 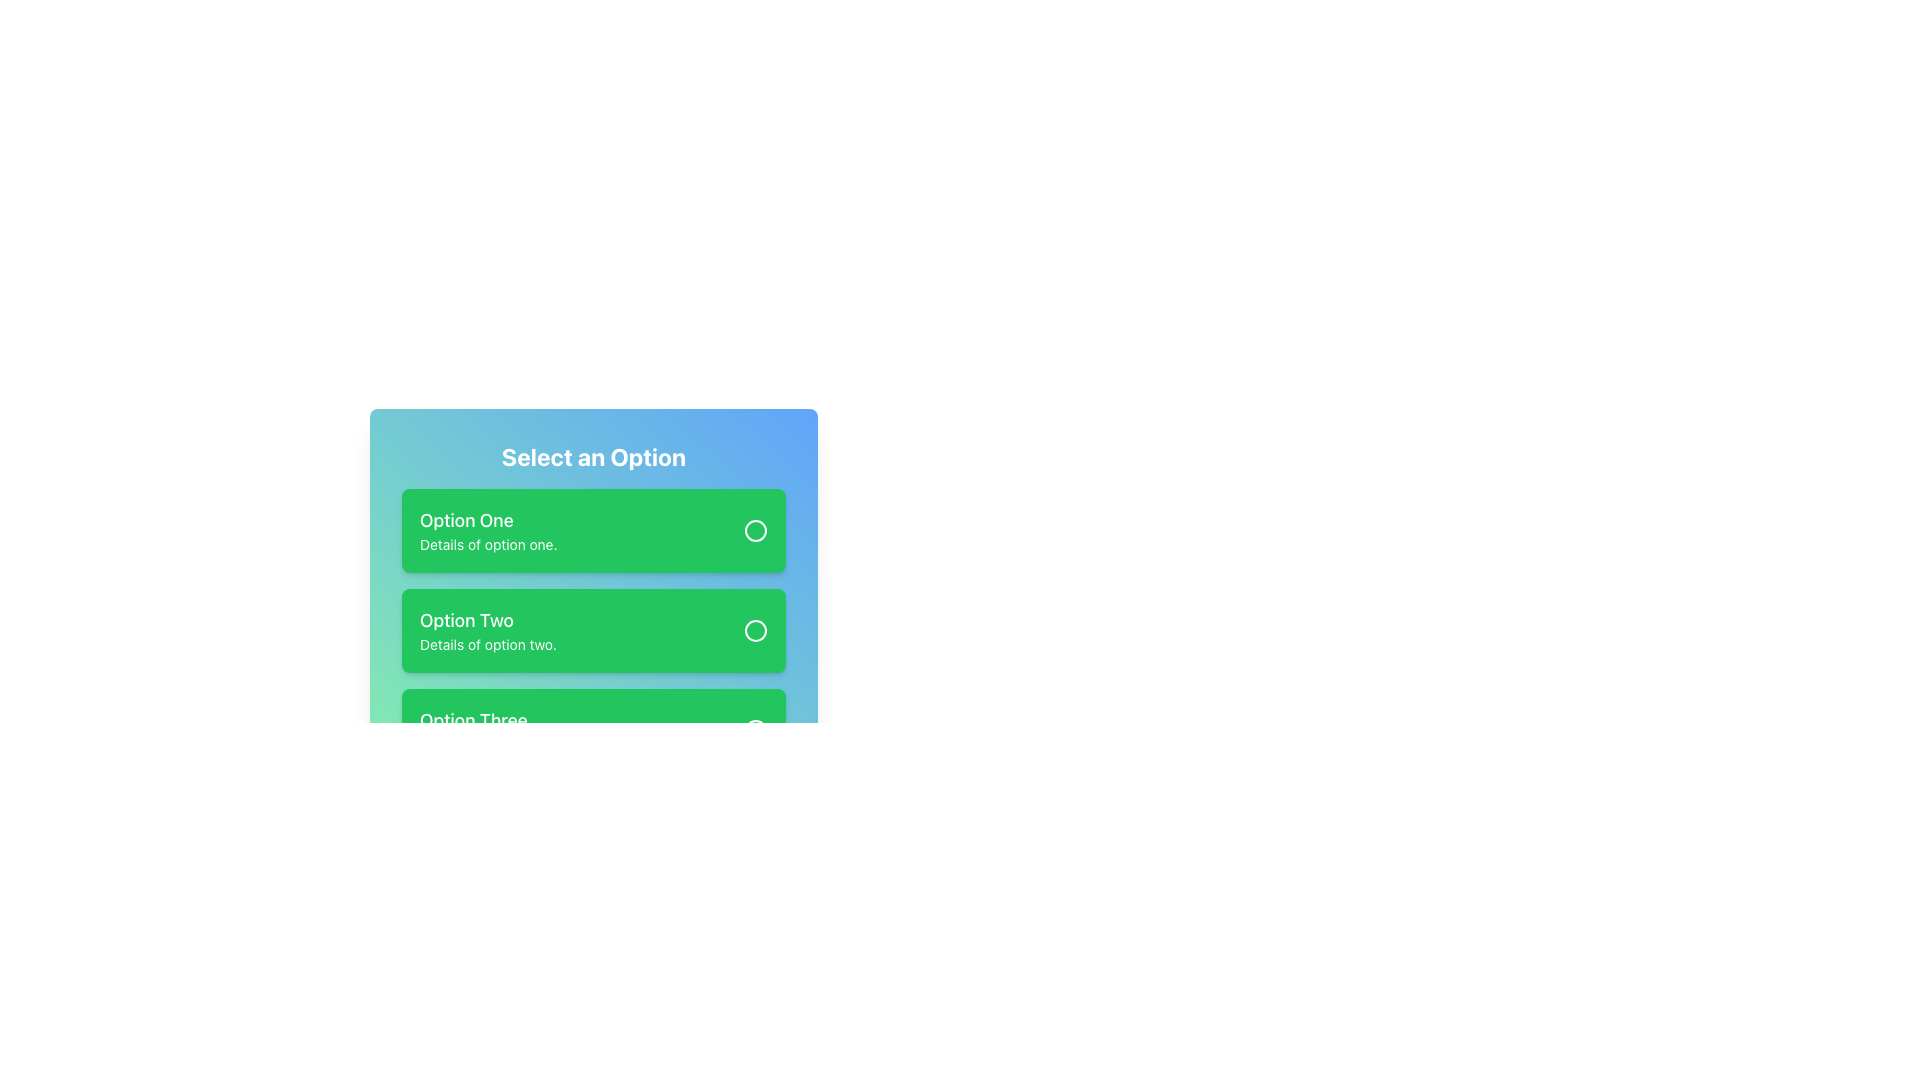 What do you see at coordinates (754, 530) in the screenshot?
I see `the circular radio button with a white stroke on a green background located at the right end of the section labeled 'Option One'` at bounding box center [754, 530].